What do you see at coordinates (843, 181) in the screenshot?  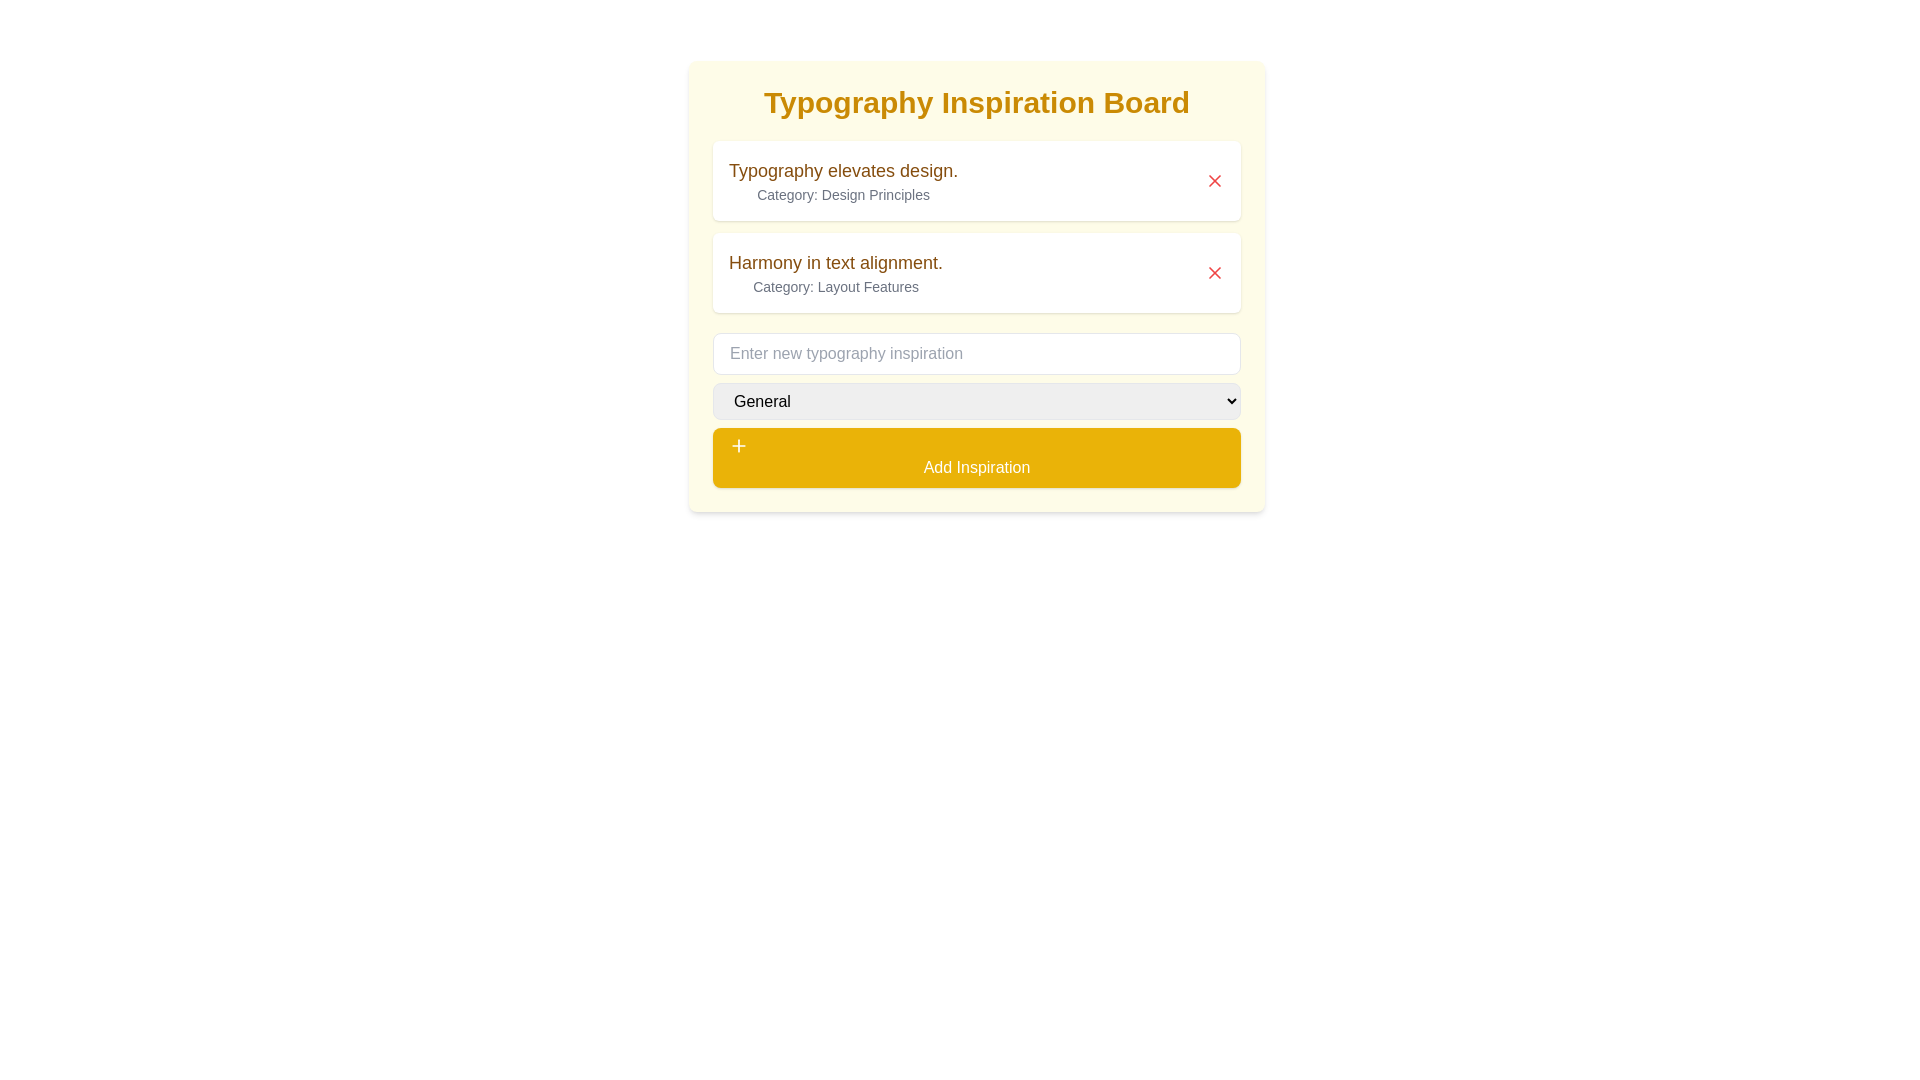 I see `the static text display element showing 'Typography elevates design.' which is positioned above the element labeled 'Harmony in text alignment.'` at bounding box center [843, 181].